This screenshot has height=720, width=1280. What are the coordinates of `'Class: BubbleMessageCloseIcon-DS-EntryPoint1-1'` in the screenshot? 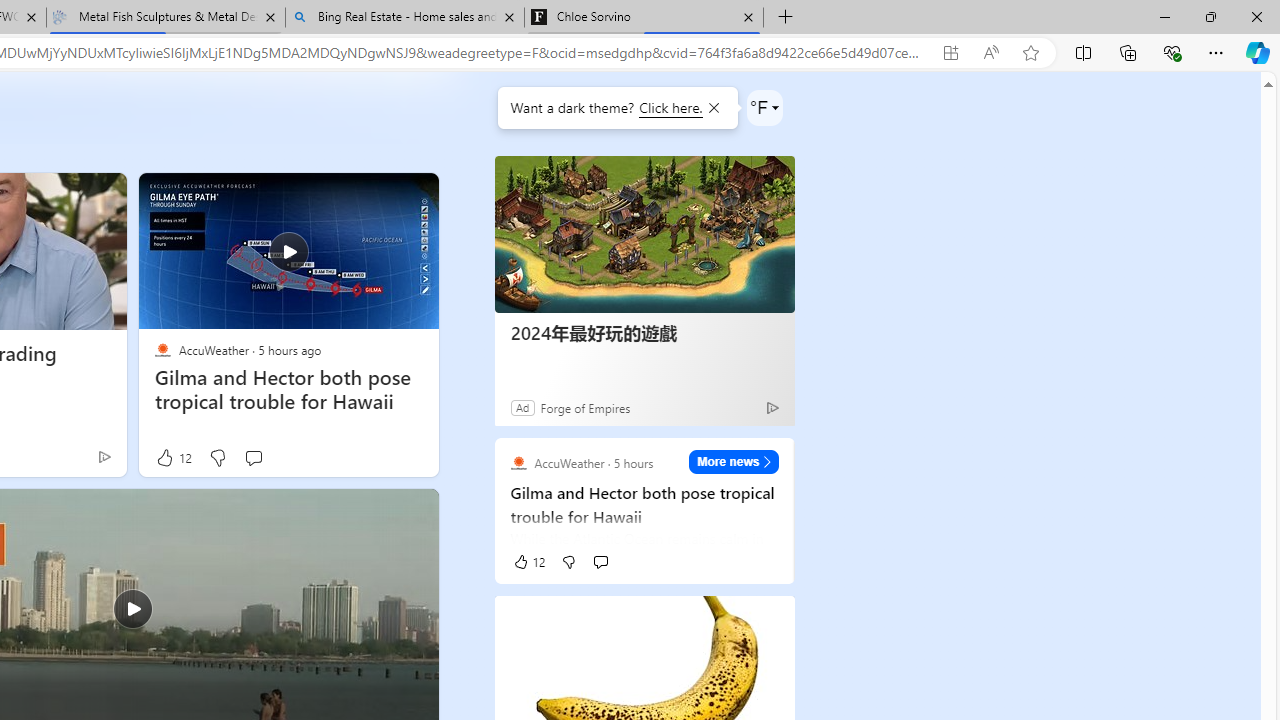 It's located at (712, 108).